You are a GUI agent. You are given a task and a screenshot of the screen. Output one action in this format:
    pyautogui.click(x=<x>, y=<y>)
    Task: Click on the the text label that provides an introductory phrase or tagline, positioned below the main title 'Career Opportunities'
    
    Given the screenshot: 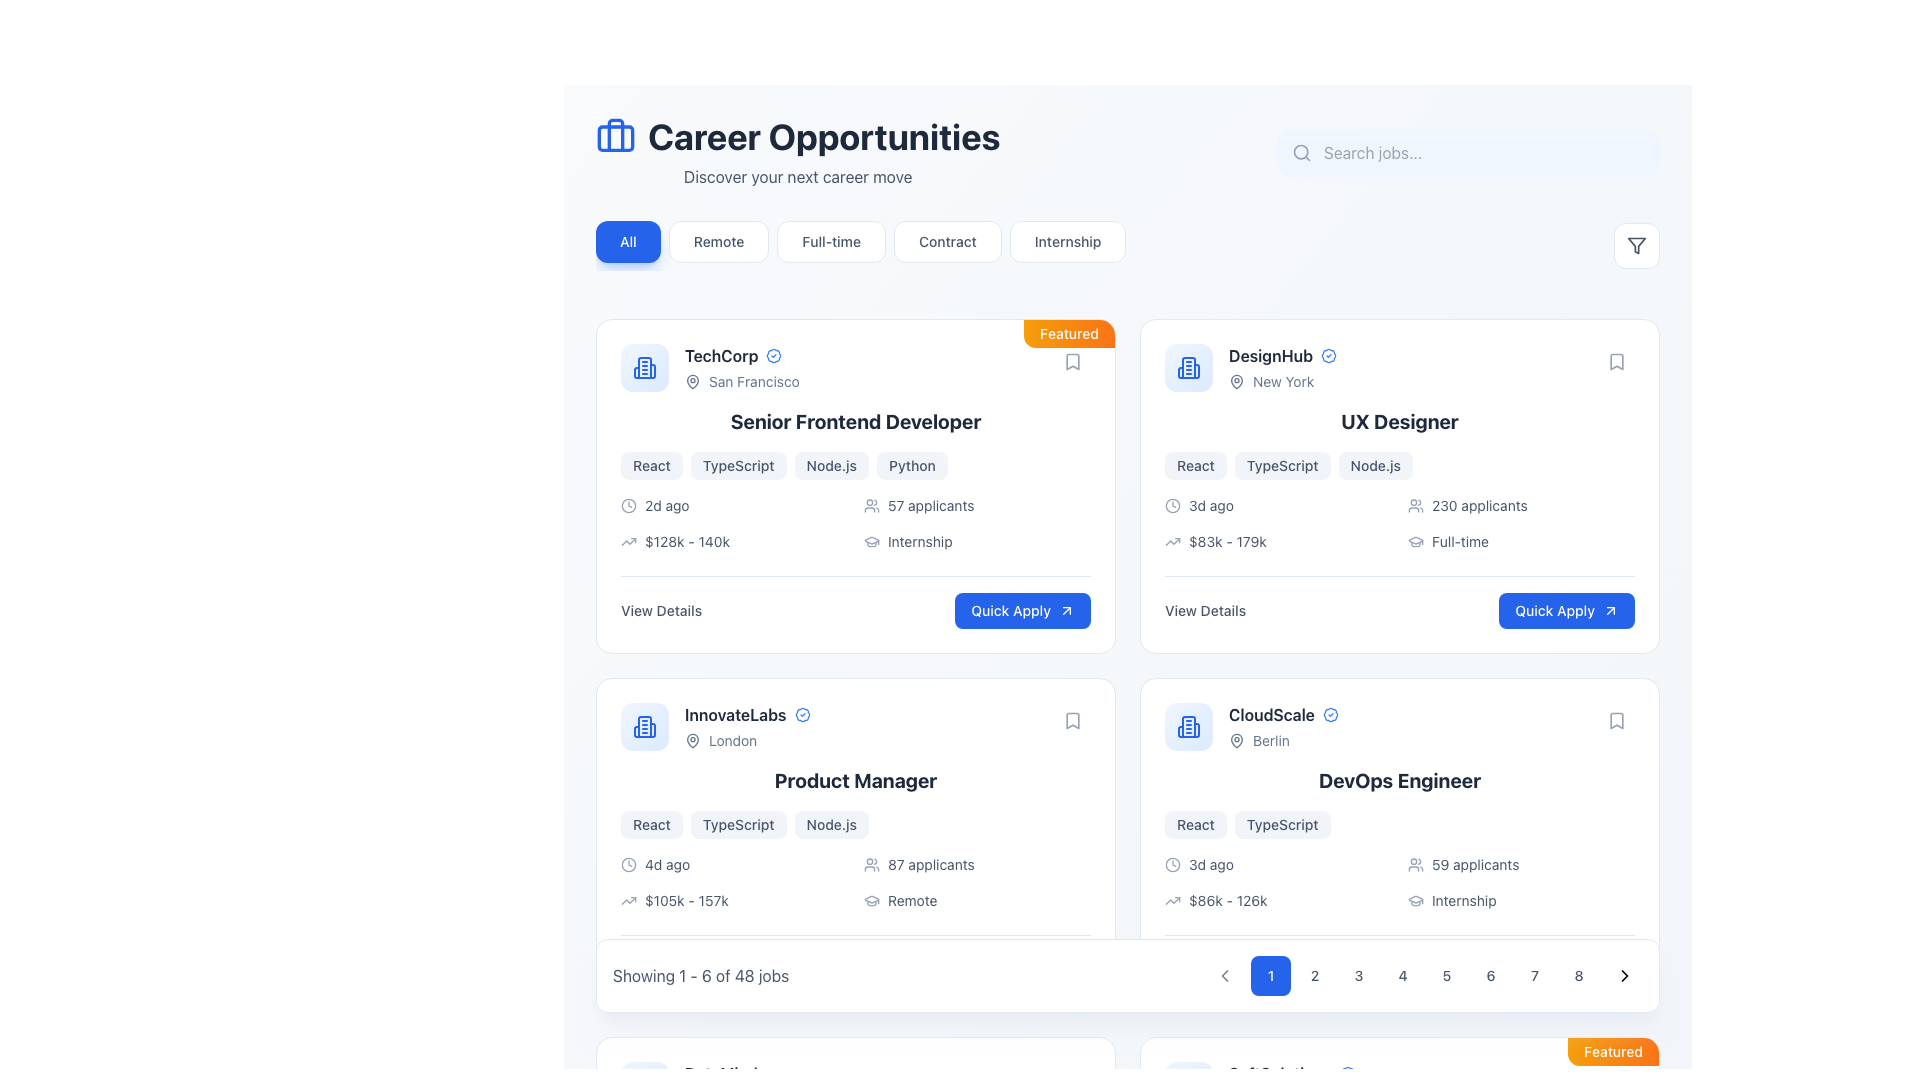 What is the action you would take?
    pyautogui.click(x=797, y=176)
    